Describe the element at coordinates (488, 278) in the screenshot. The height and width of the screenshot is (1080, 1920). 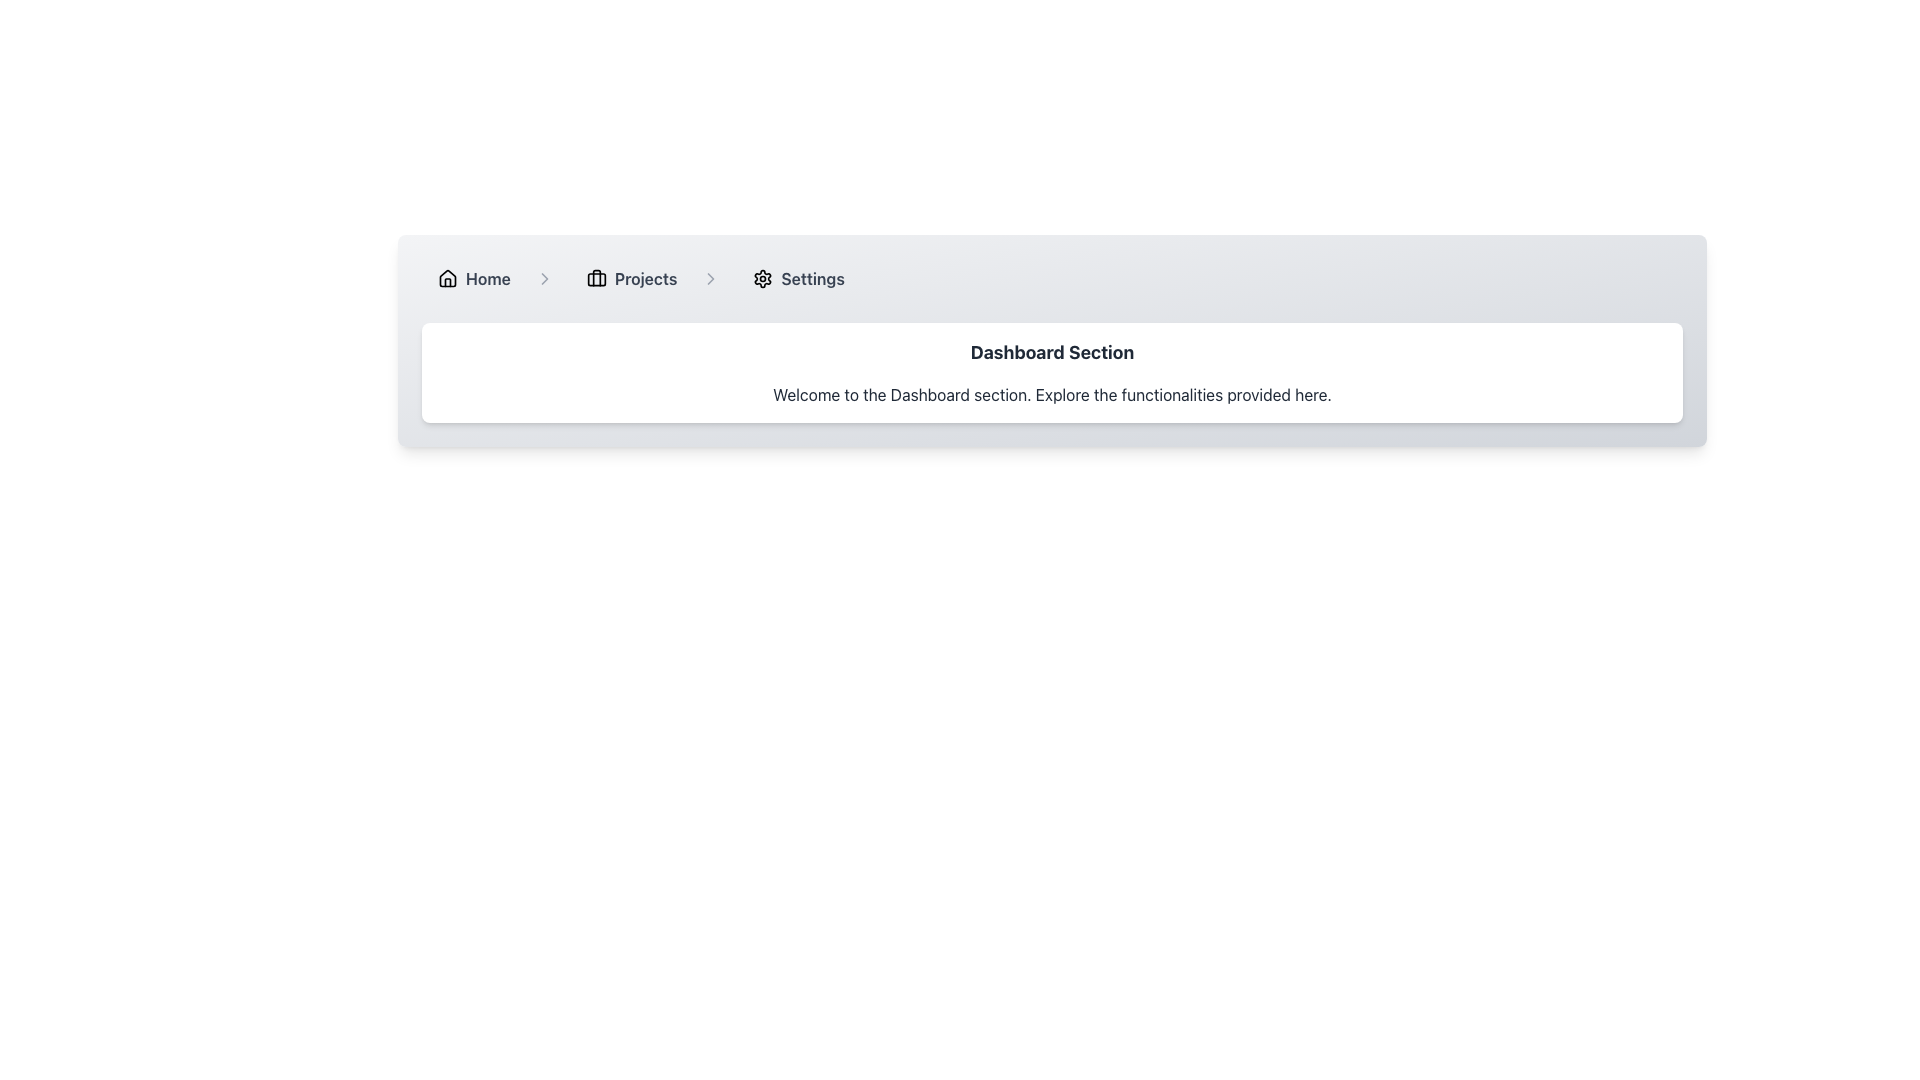
I see `the 'Home' breadcrumb link, which is the first item in the breadcrumb navigation bar at the top-left of the interface` at that location.